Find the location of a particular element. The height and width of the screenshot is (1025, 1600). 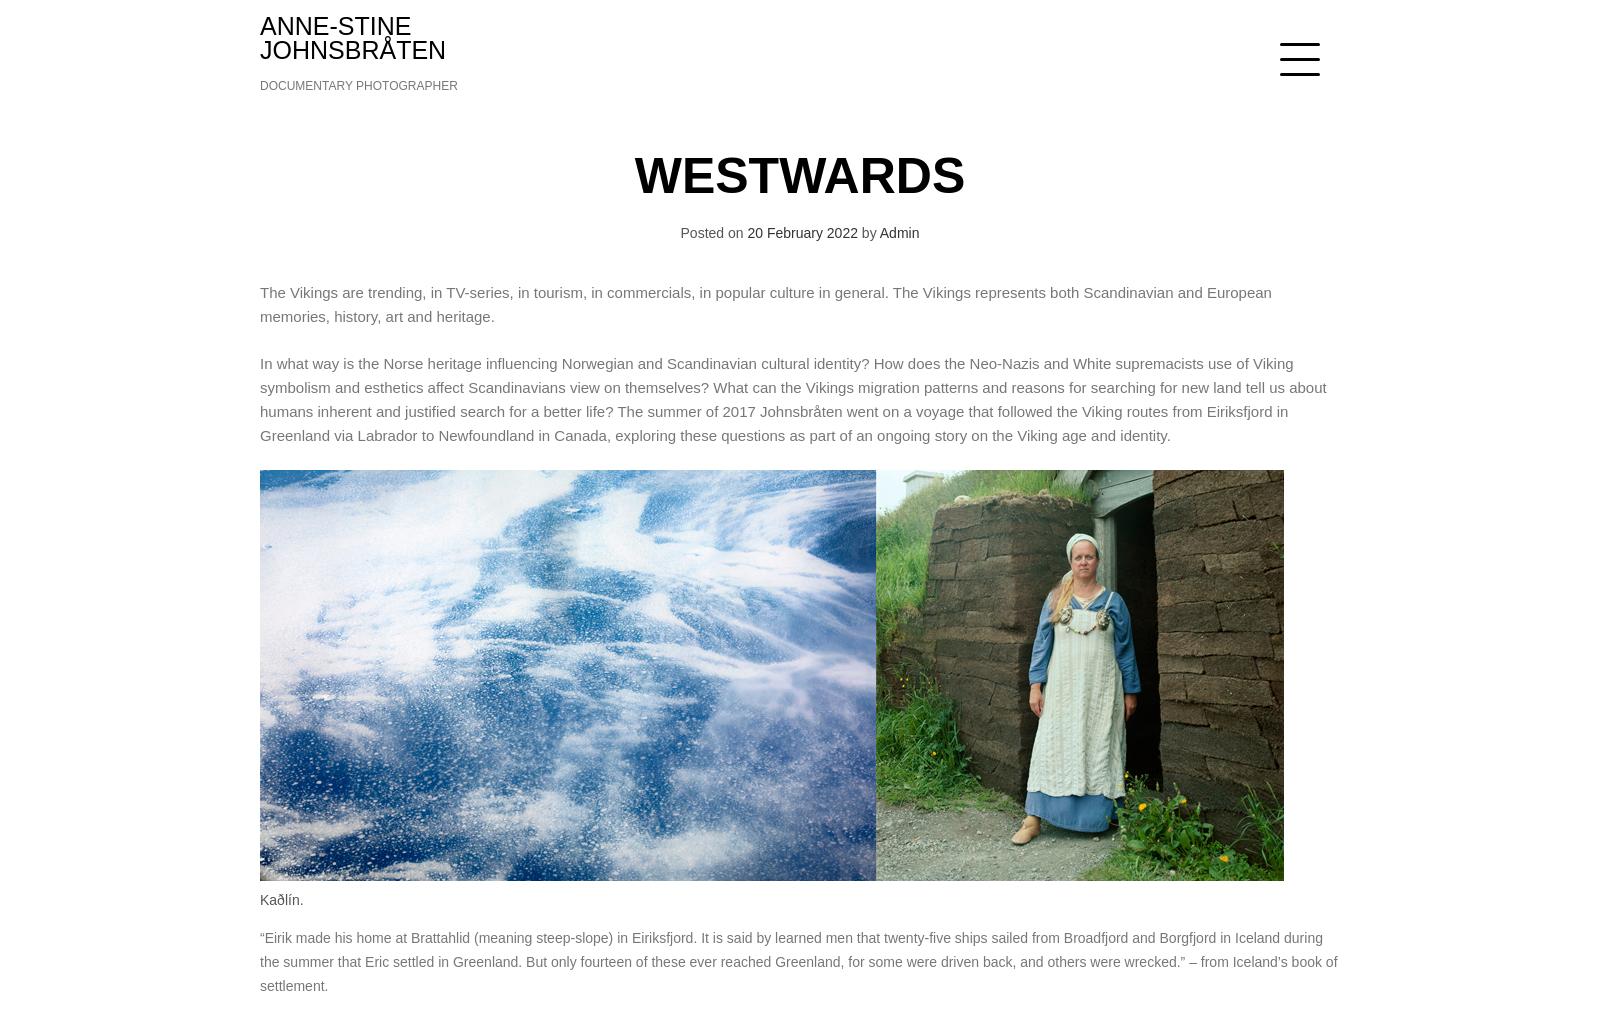

'In what way is the Norse heritage influencing Norwegian and Scandinavian cultural identity? How does the Neo-Nazis and White supremacists use of Viking symbolism and esthetics affect Scandinavians view on themselves? What can the Vikings migration patterns and reasons for searching for new land tell us about humans inherent and justified search for a better life? The summer of 2017 Johnsbråten went on a voyage that followed the Viking routes from Eiriksfjord in Greenland via Labrador to Newfoundland in Canada, exploring these questions as part of an ongoing story on the Viking age and identity.' is located at coordinates (792, 398).